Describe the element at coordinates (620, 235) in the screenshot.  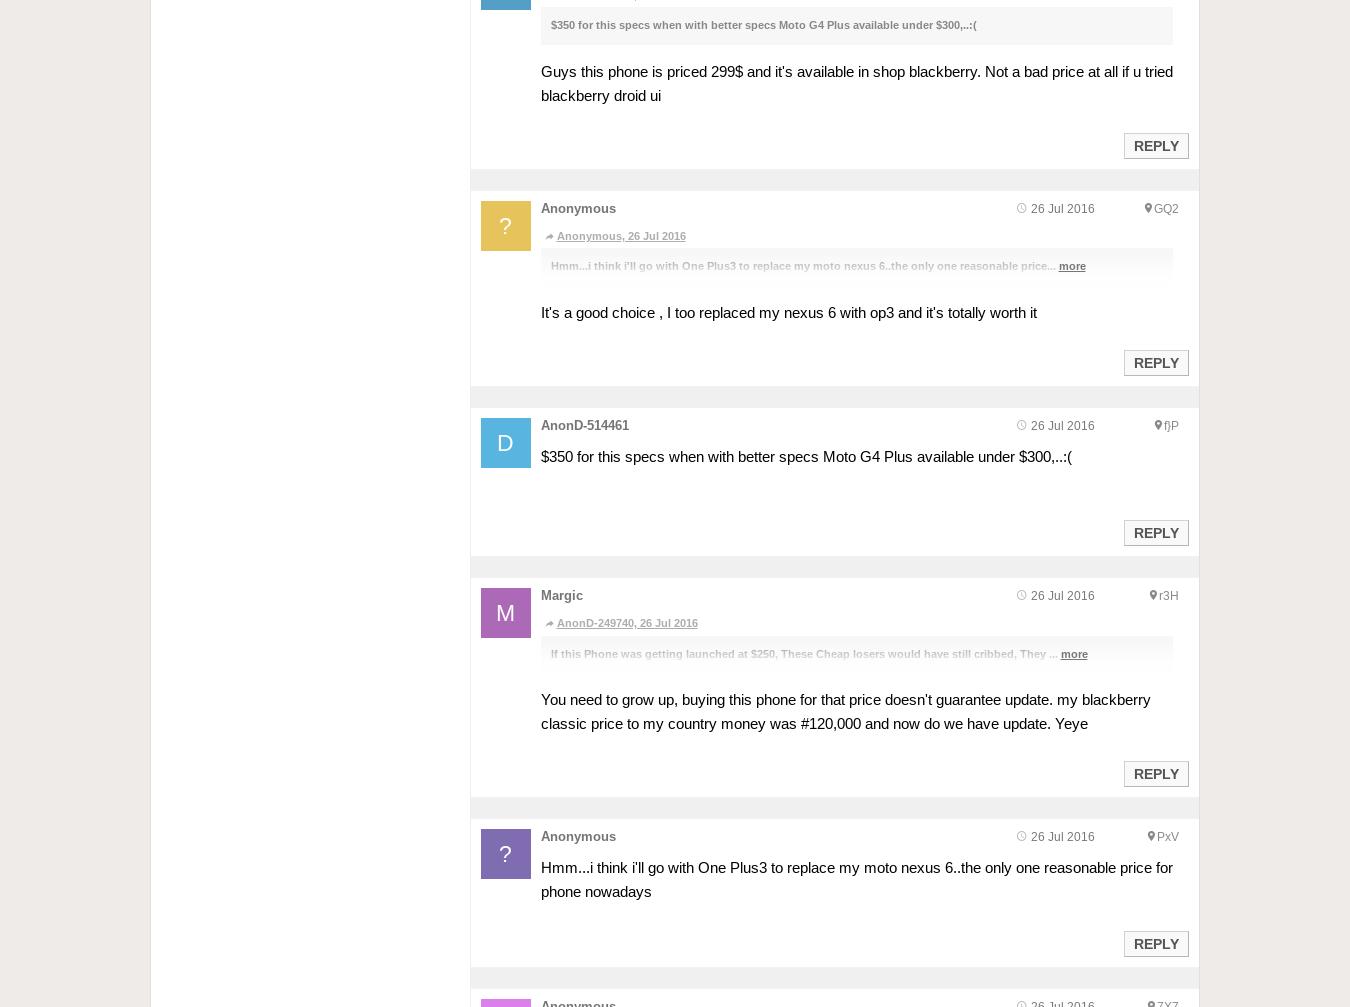
I see `'Anonymous, 26 Jul 2016'` at that location.